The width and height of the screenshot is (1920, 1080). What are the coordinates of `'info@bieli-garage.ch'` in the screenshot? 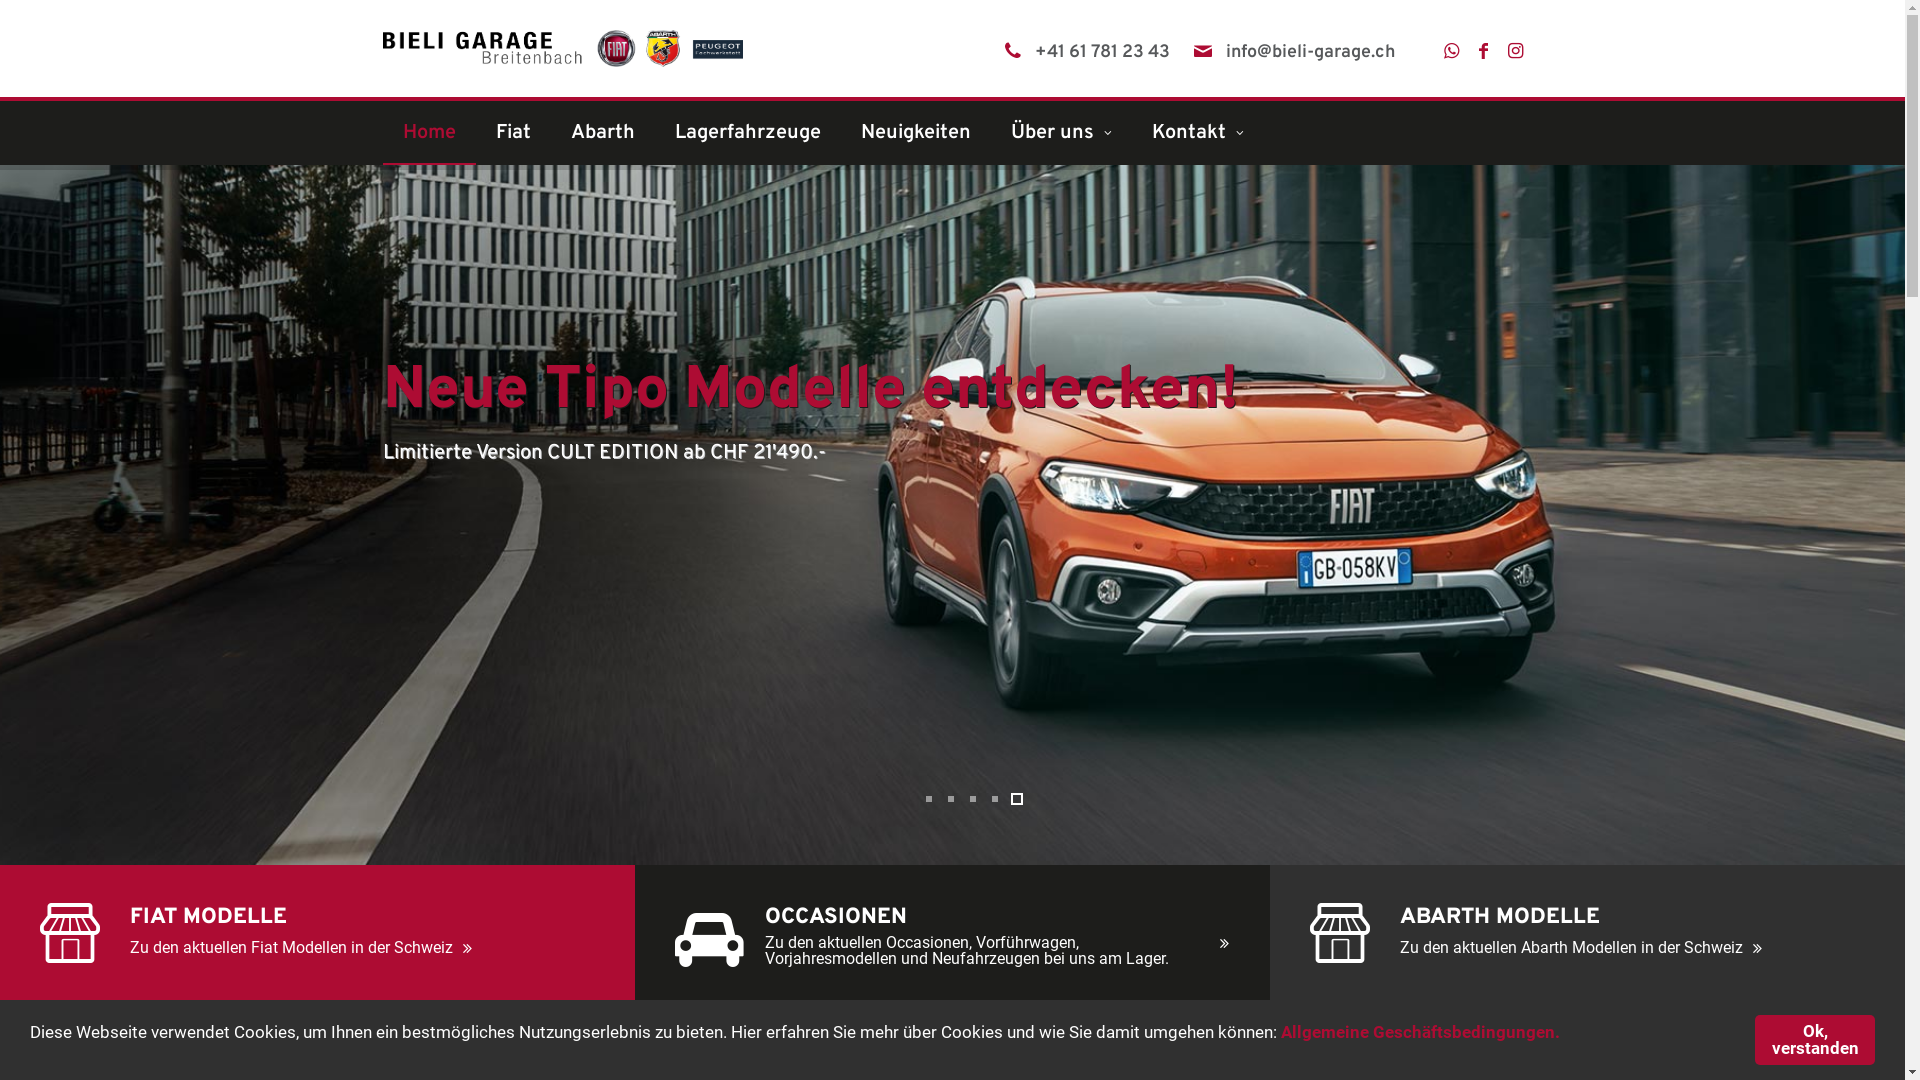 It's located at (1310, 52).